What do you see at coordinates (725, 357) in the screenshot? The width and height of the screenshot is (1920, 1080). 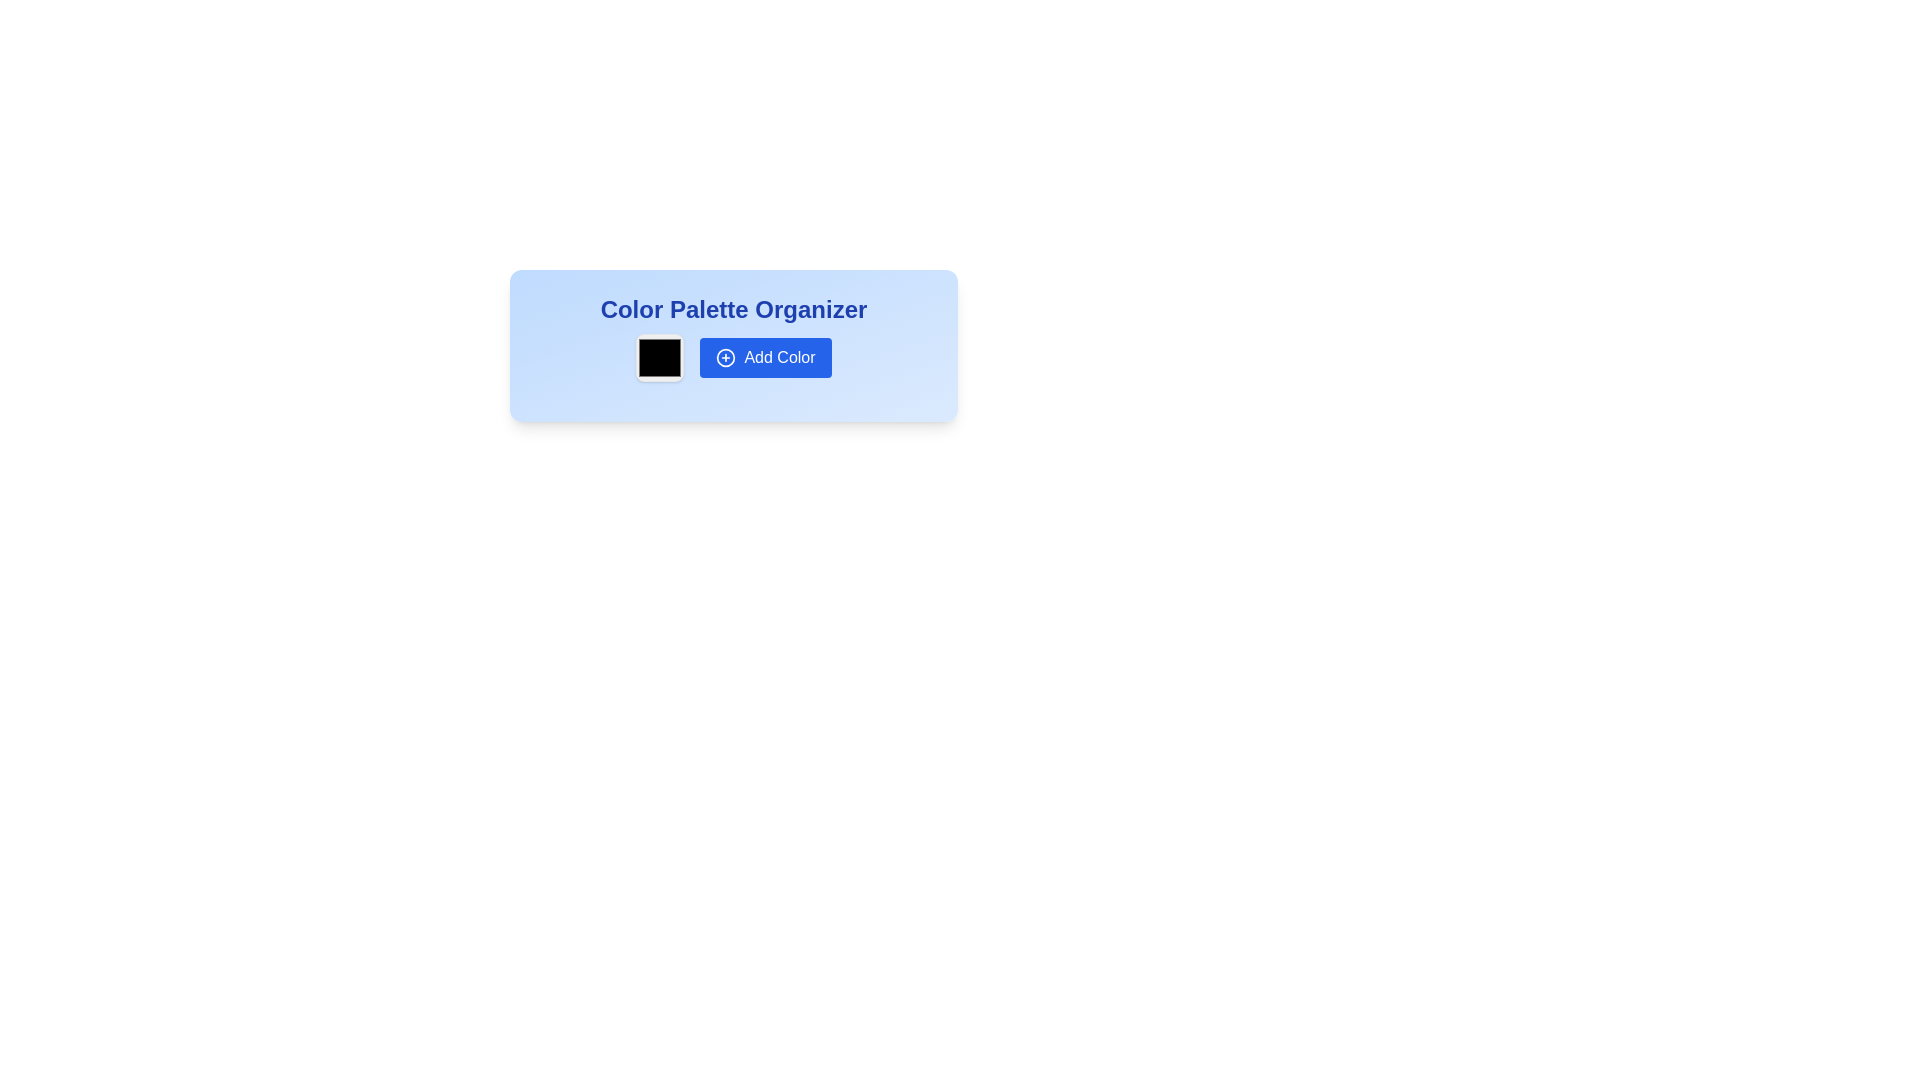 I see `the circular plus icon within the blue 'Add Color' button in the 'Color Palette Organizer' module` at bounding box center [725, 357].